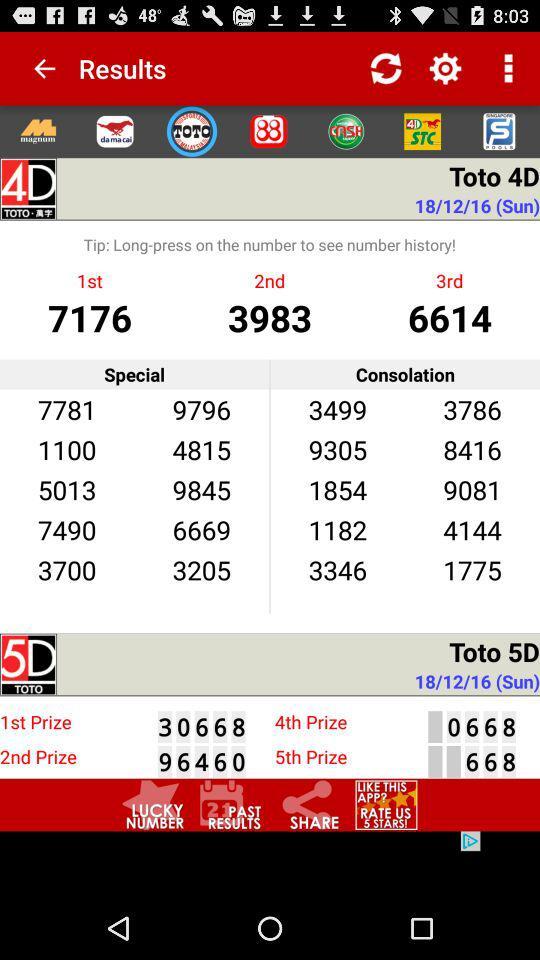 The height and width of the screenshot is (960, 540). I want to click on see your lucky number, so click(152, 805).